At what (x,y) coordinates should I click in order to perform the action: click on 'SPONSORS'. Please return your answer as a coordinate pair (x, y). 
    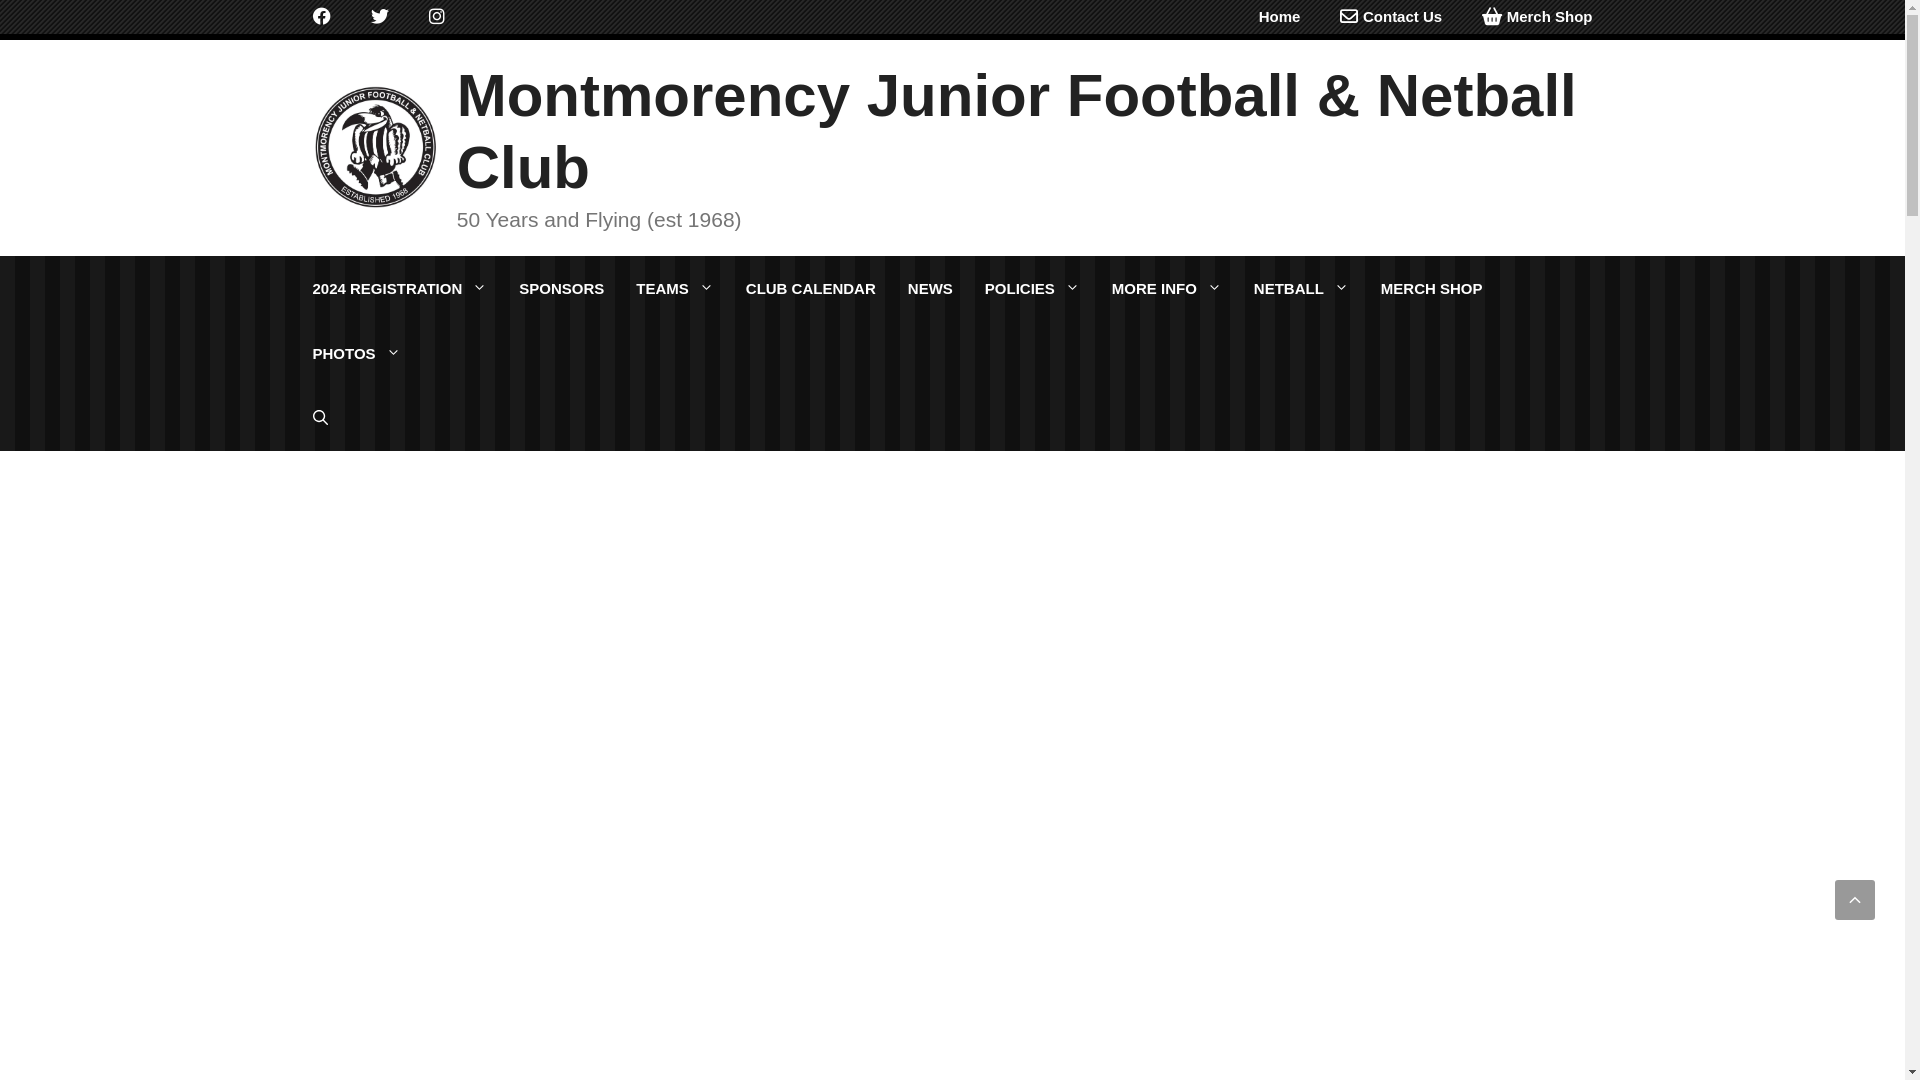
    Looking at the image, I should click on (560, 288).